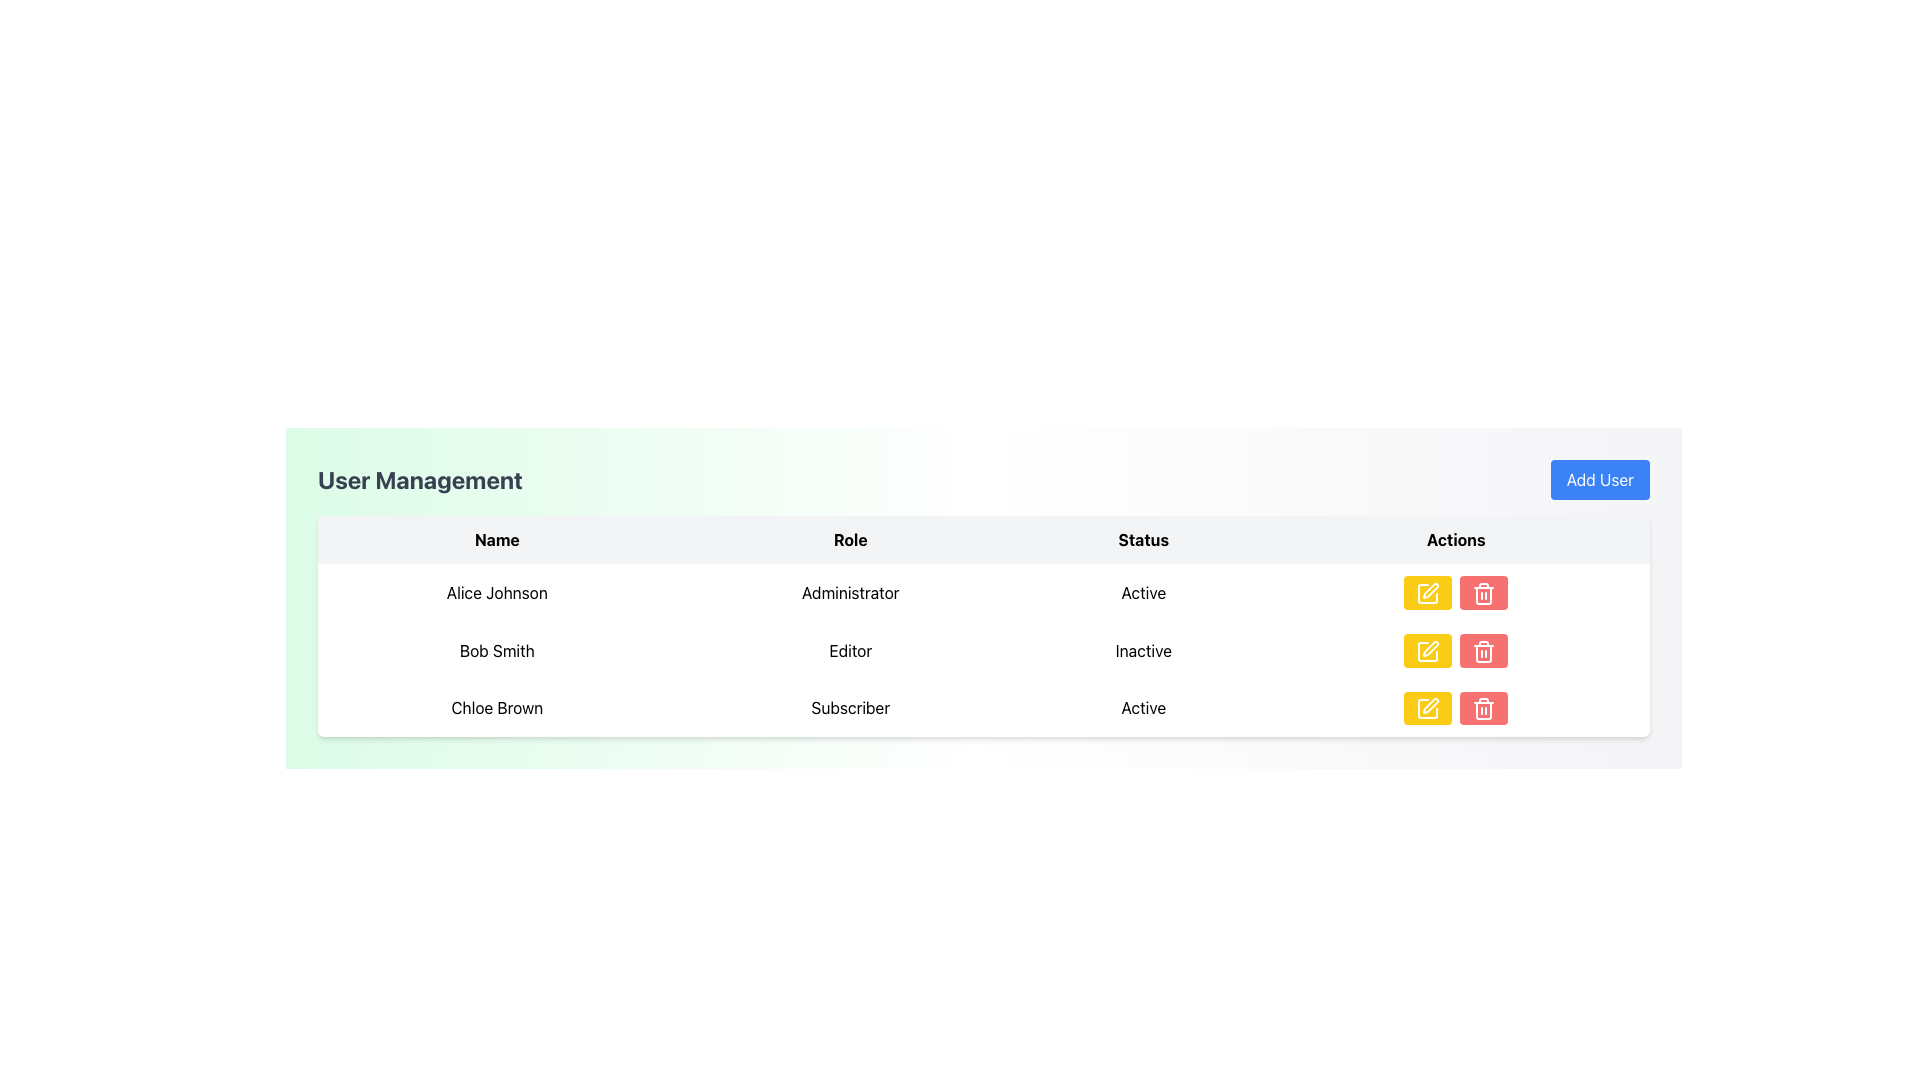 The width and height of the screenshot is (1920, 1080). Describe the element at coordinates (983, 707) in the screenshot. I see `the tabular row representing the user 'Chloe Brown' in the 'User Management' section of the data table, which is the third row in the table` at that location.